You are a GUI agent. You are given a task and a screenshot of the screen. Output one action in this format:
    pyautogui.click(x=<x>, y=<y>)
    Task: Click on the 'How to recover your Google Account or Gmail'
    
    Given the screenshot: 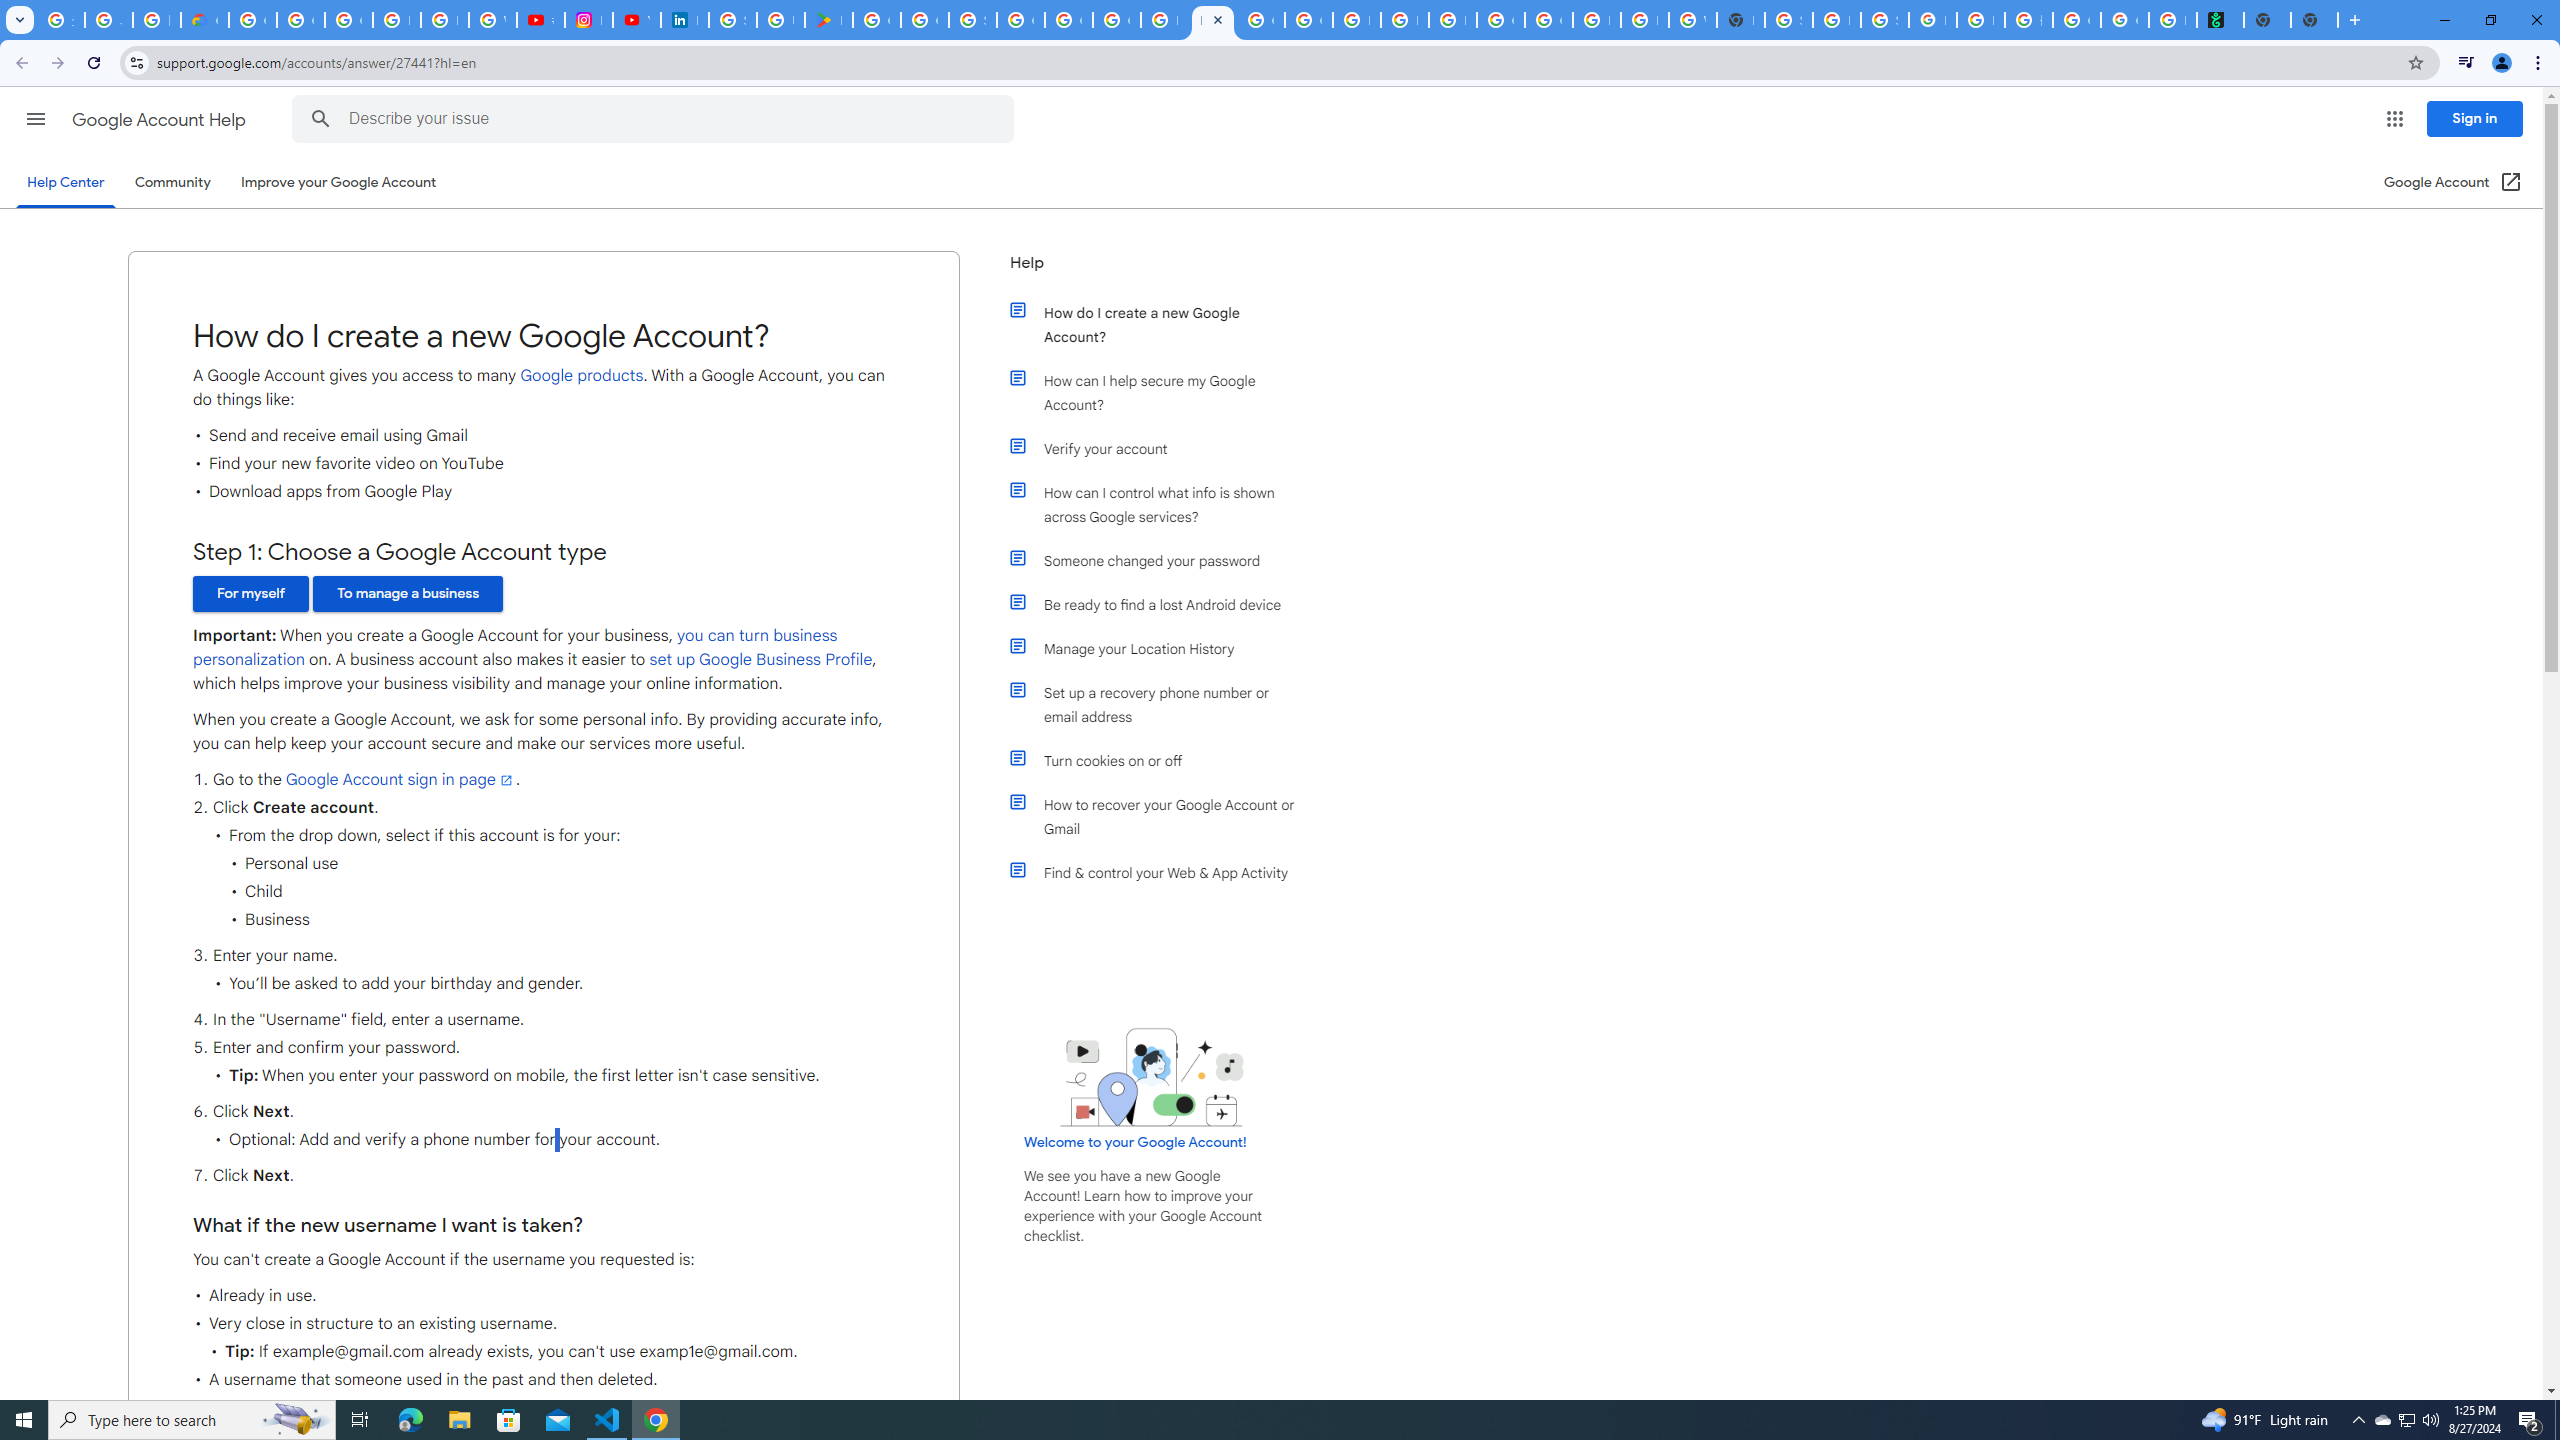 What is the action you would take?
    pyautogui.click(x=1162, y=816)
    